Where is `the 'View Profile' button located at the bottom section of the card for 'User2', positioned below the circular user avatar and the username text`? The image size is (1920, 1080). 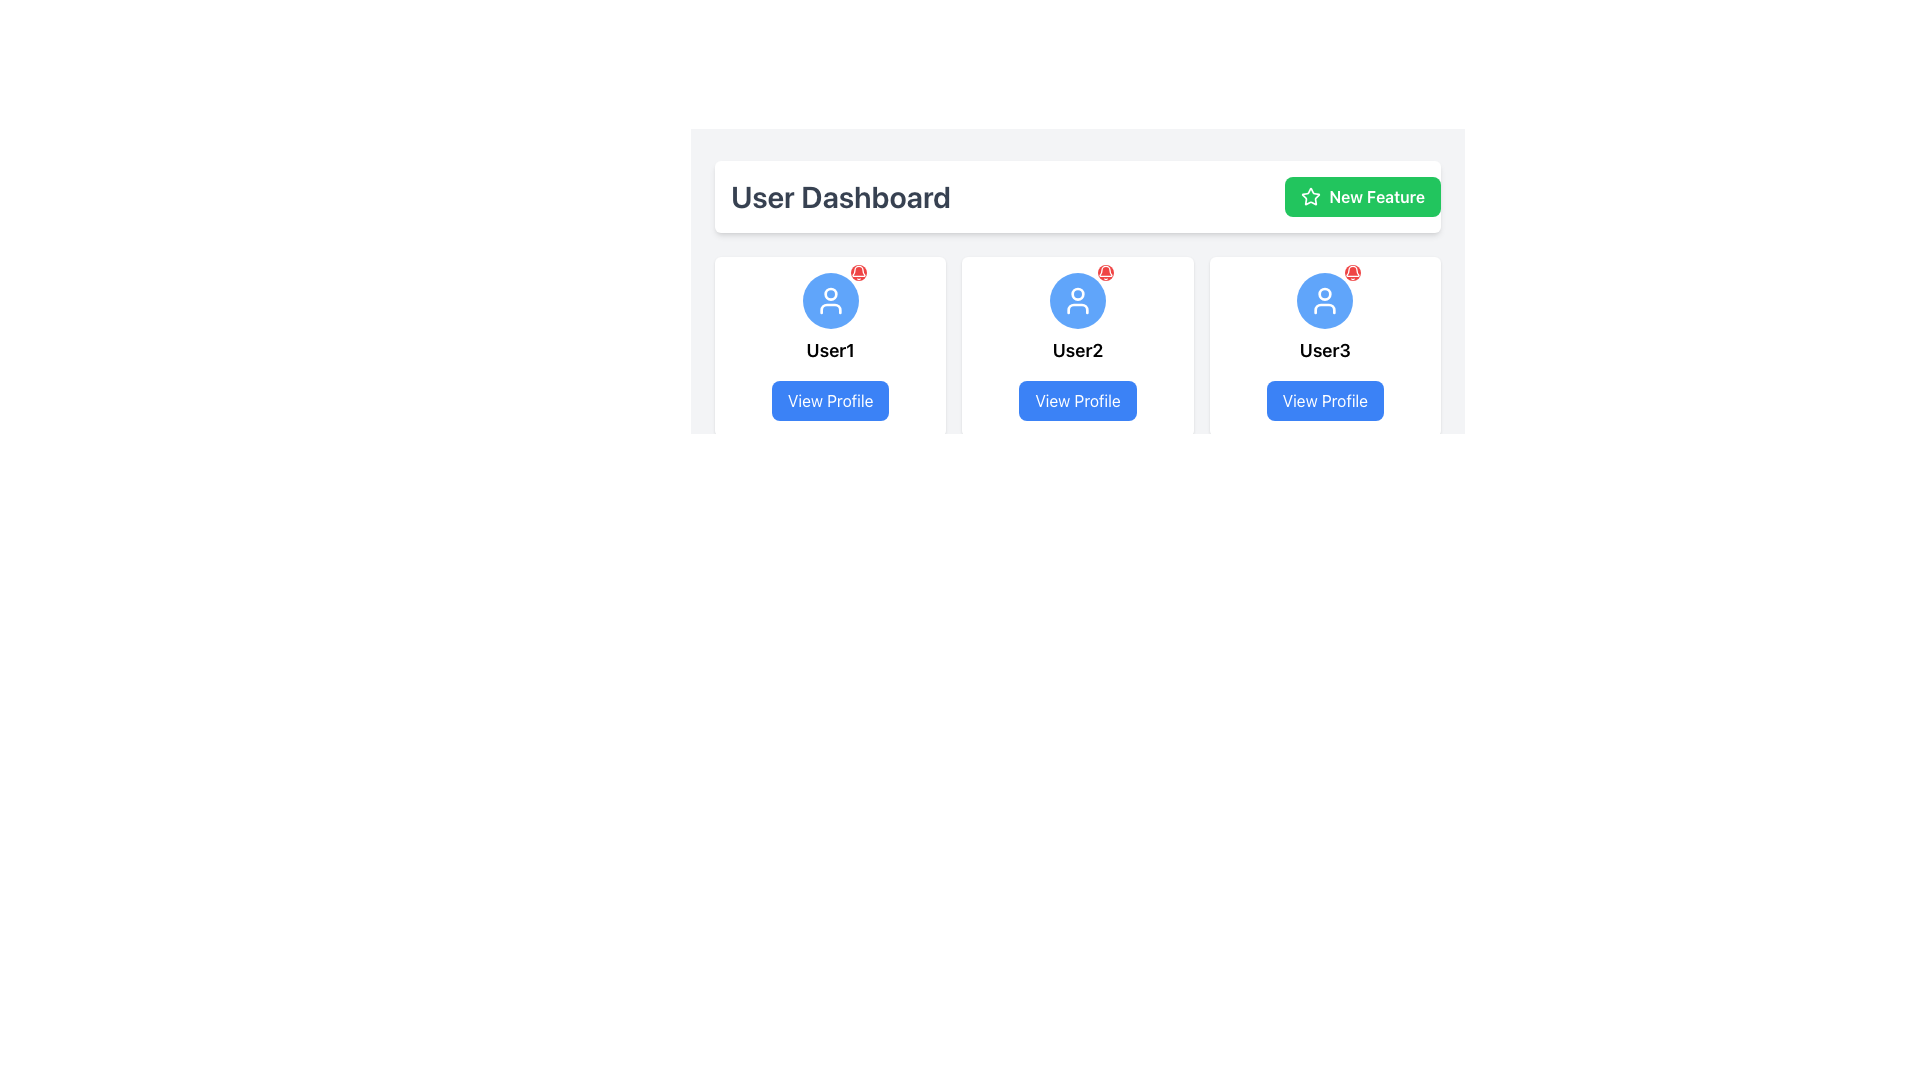
the 'View Profile' button located at the bottom section of the card for 'User2', positioned below the circular user avatar and the username text is located at coordinates (1077, 401).